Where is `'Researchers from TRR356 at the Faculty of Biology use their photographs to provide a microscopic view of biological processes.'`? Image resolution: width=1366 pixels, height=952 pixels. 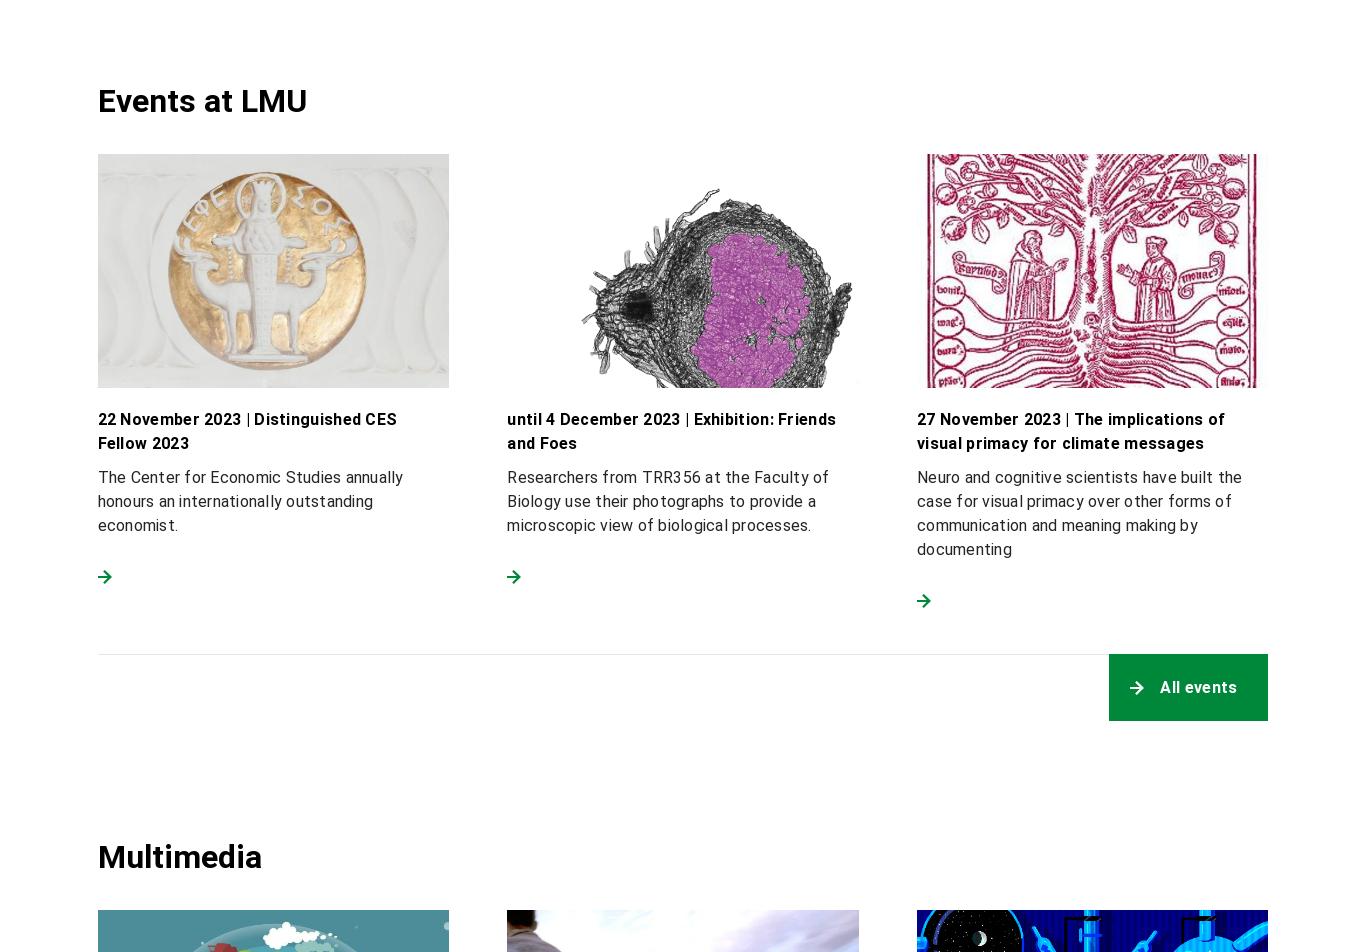 'Researchers from TRR356 at the Faculty of Biology use their photographs to provide a microscopic view of biological processes.' is located at coordinates (666, 501).